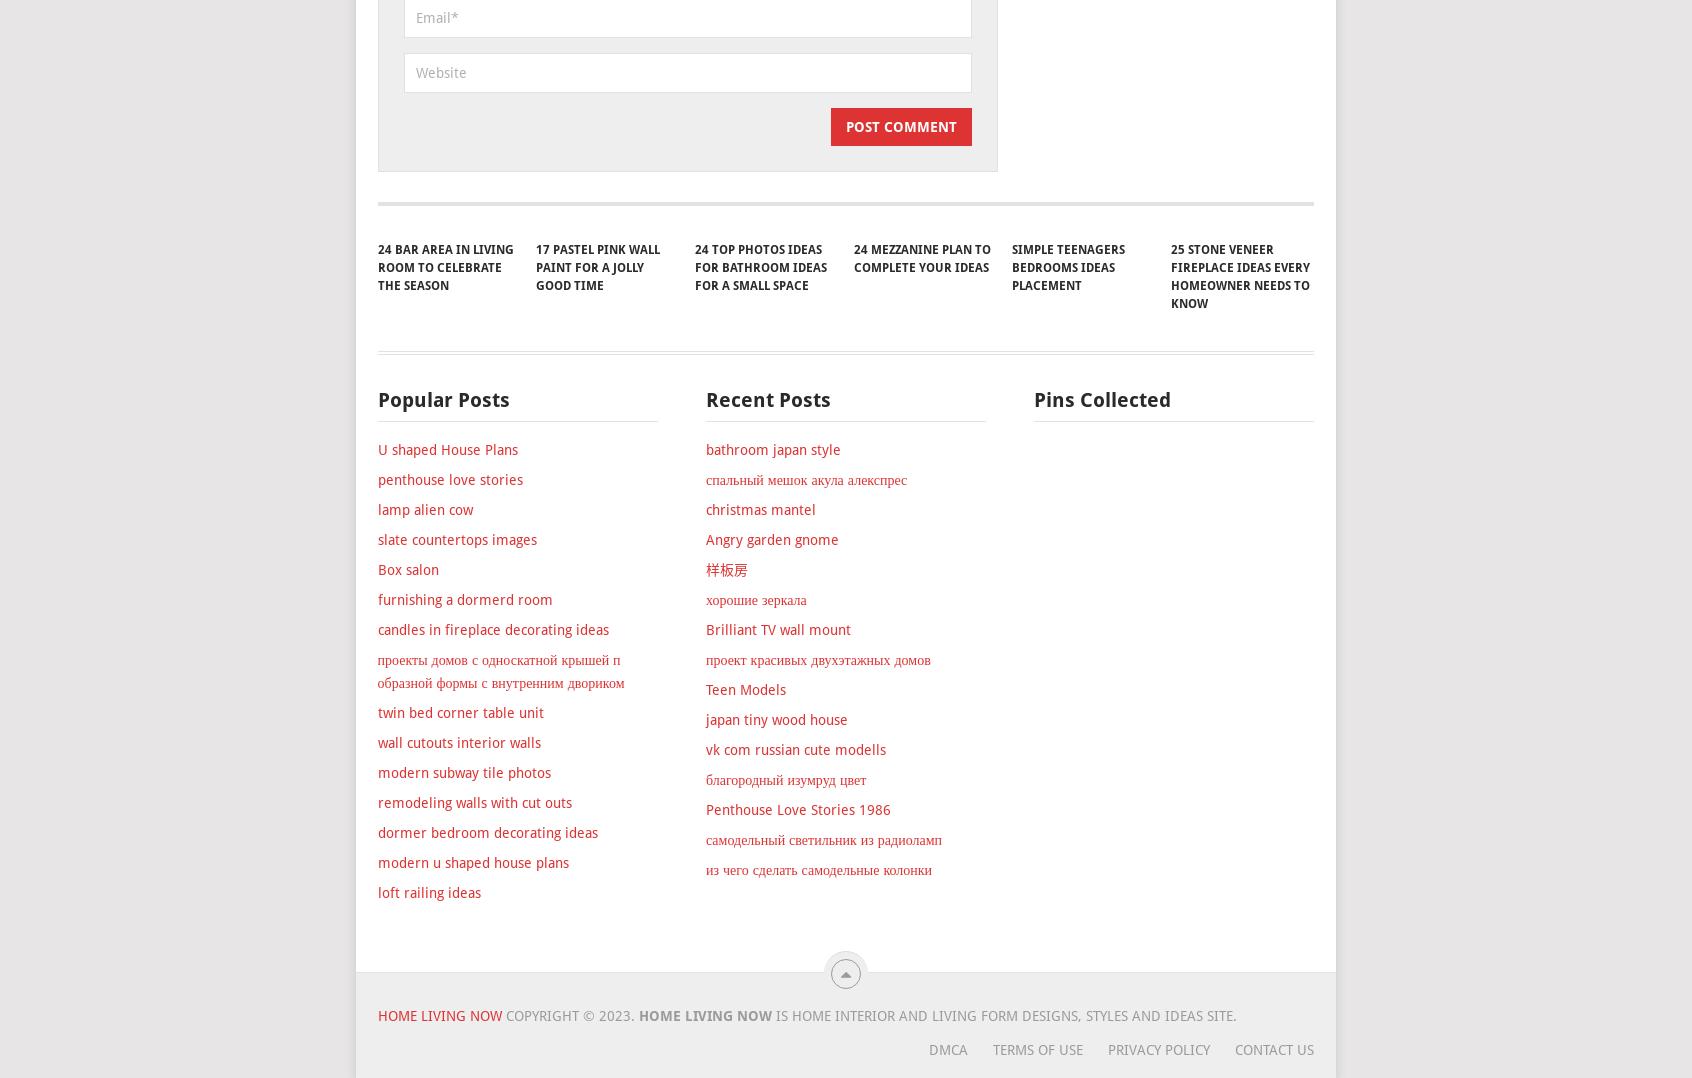 Image resolution: width=1692 pixels, height=1078 pixels. What do you see at coordinates (427, 1004) in the screenshot?
I see `'loft railing ideas'` at bounding box center [427, 1004].